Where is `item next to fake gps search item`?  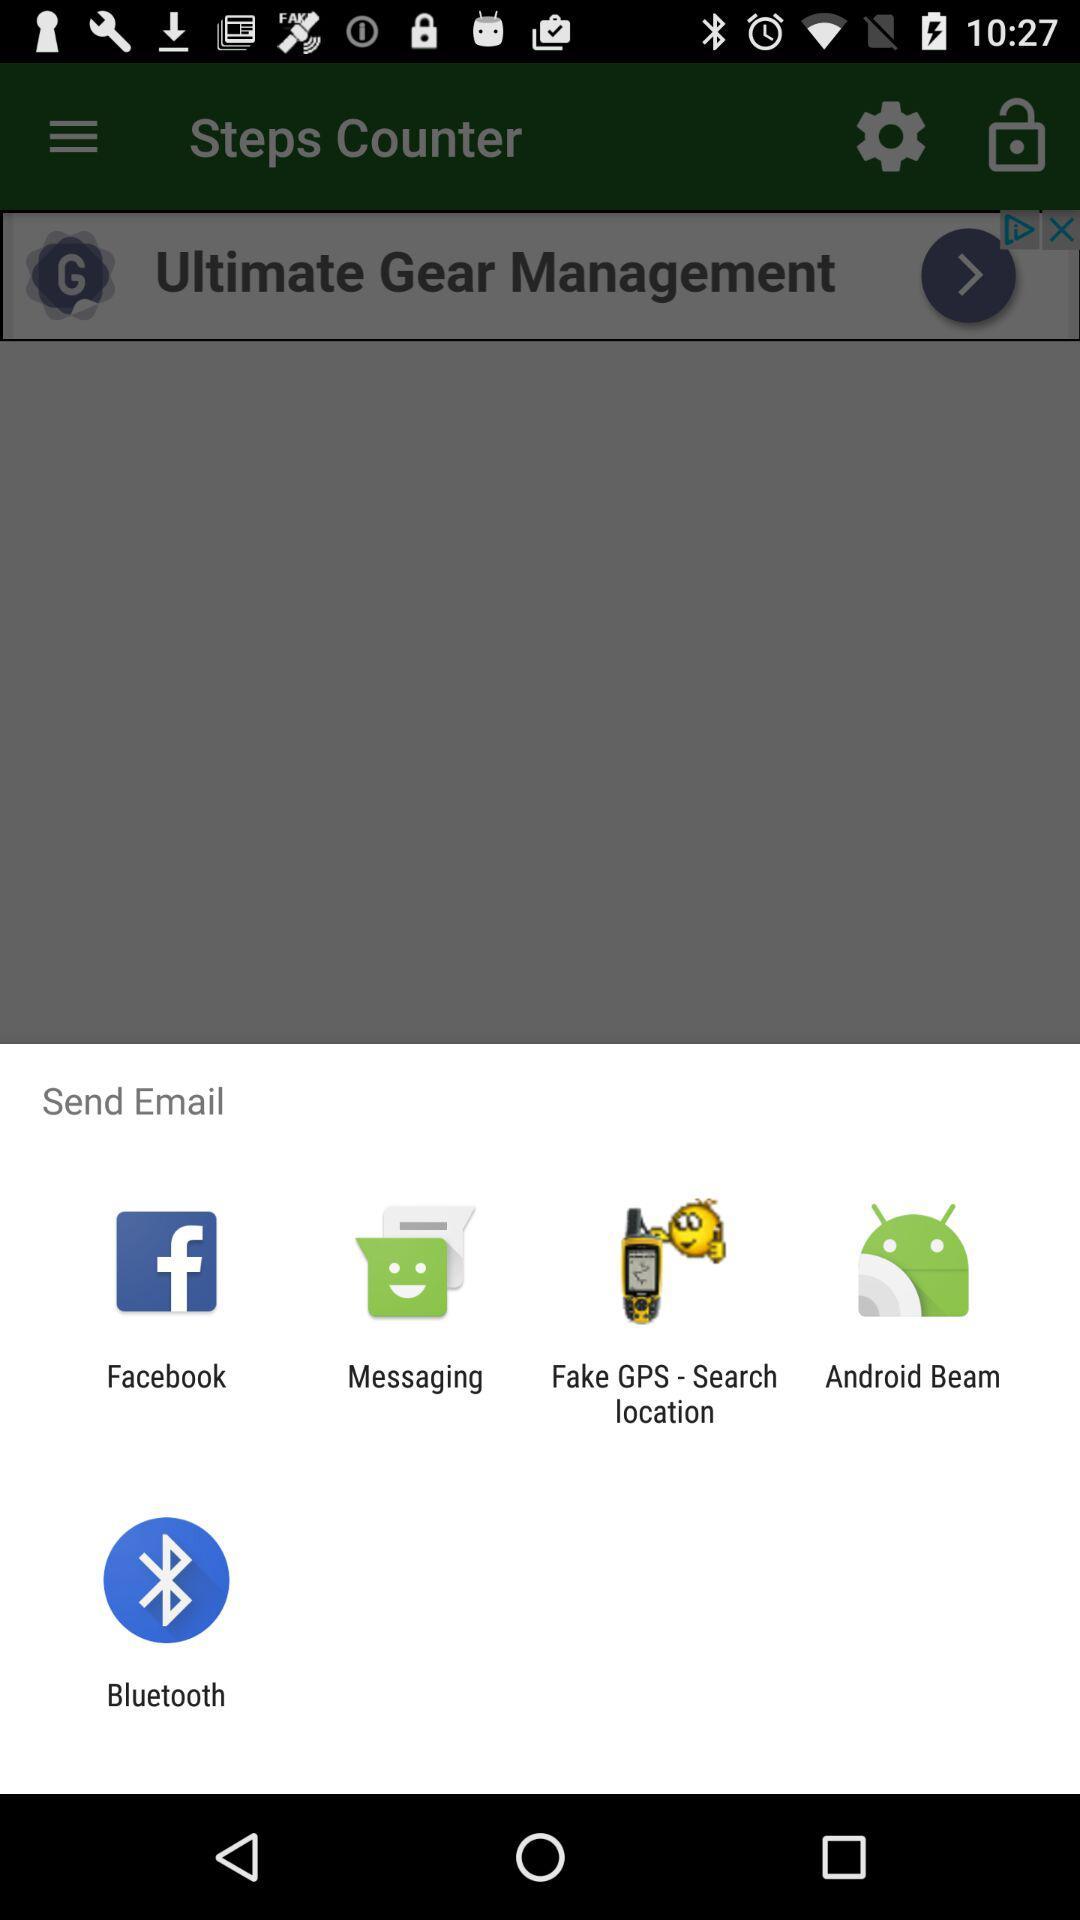
item next to fake gps search item is located at coordinates (913, 1392).